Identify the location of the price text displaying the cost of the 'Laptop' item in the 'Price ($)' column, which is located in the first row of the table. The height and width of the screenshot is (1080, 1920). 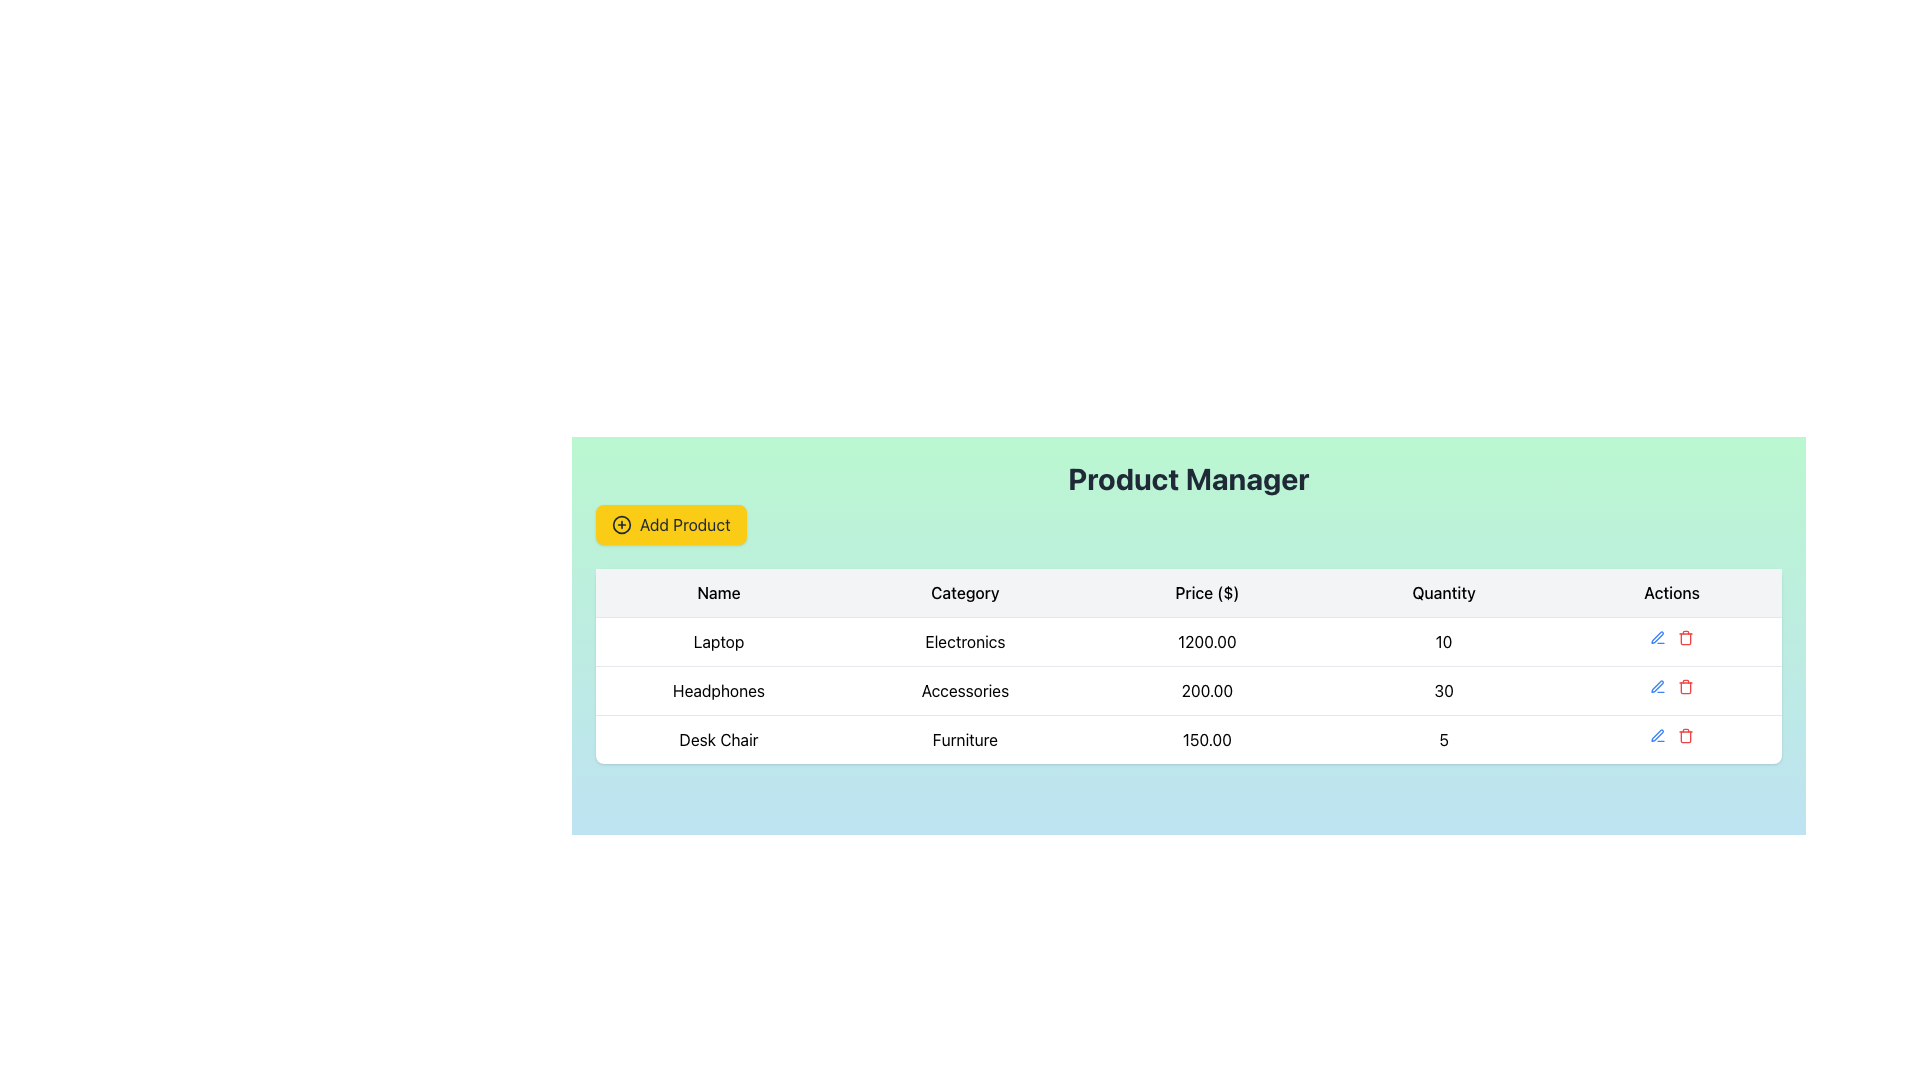
(1206, 641).